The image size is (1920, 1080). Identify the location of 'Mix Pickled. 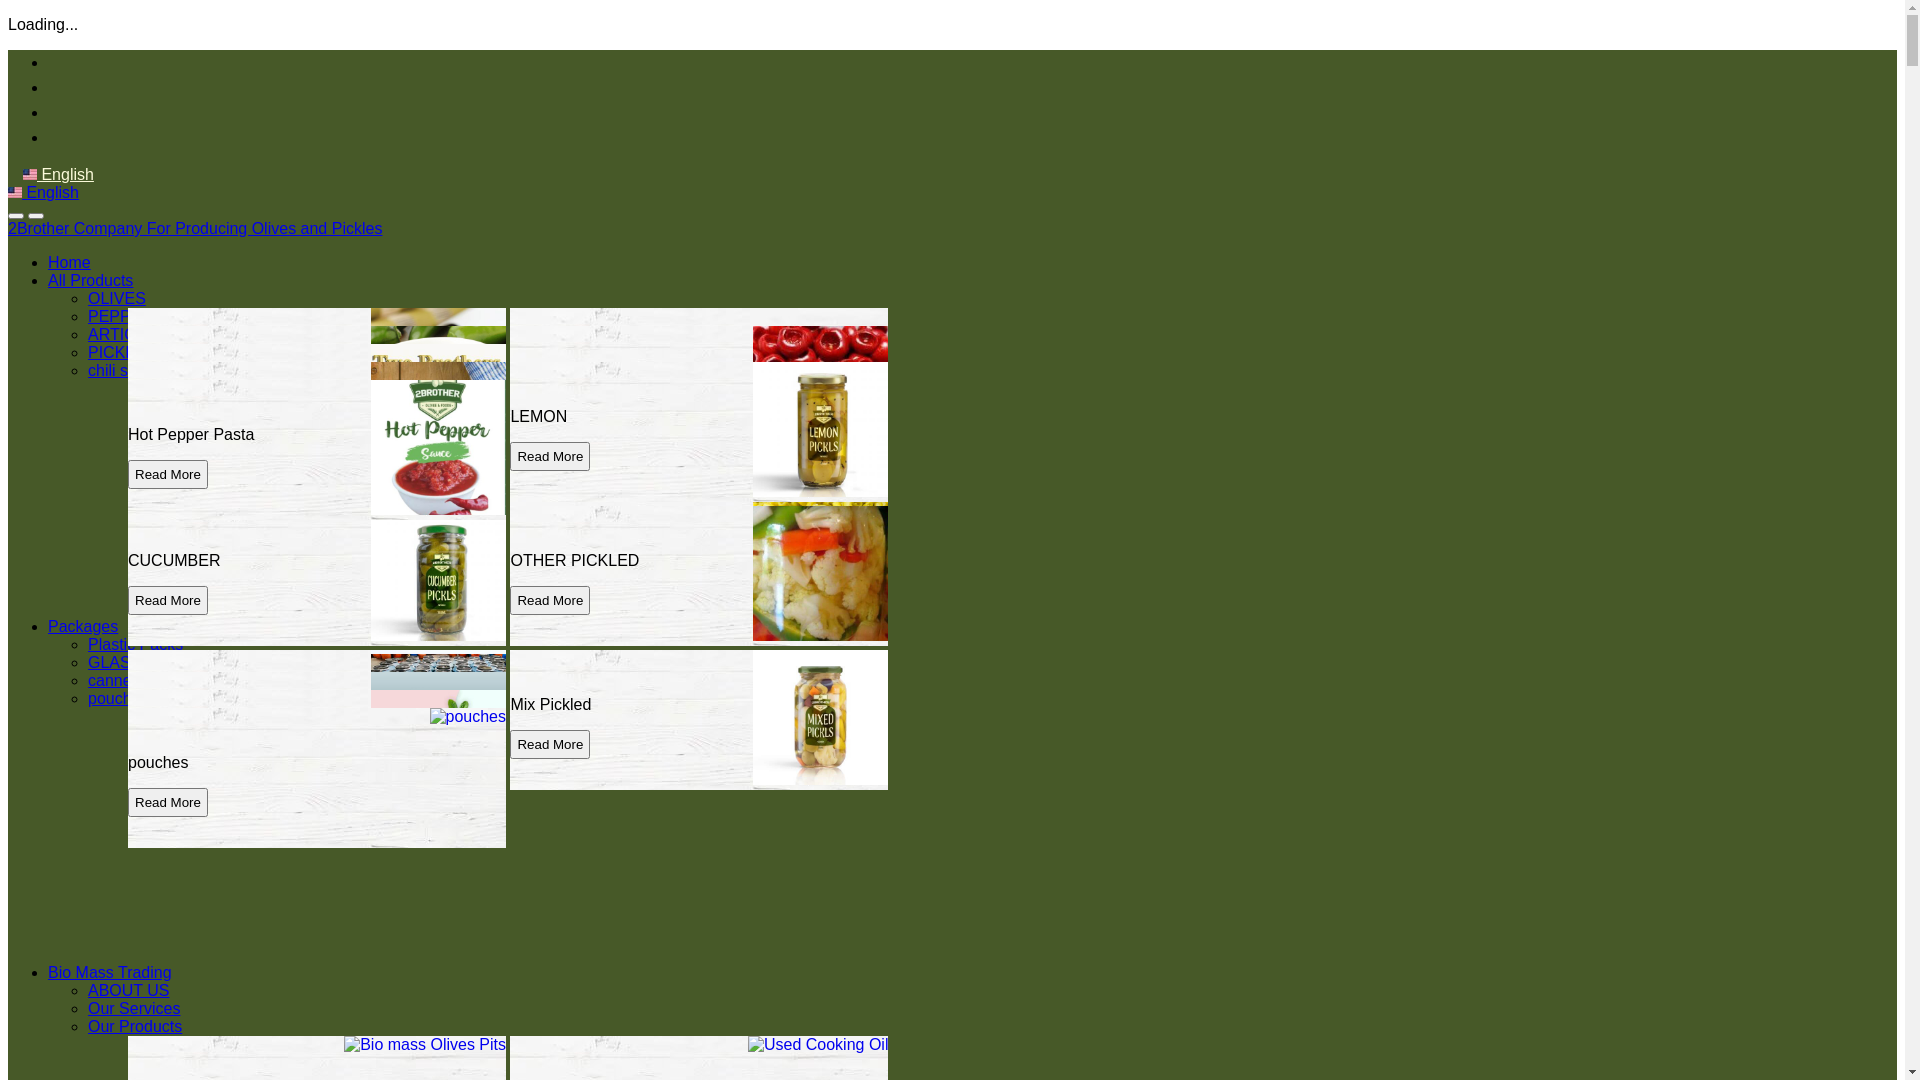
(699, 720).